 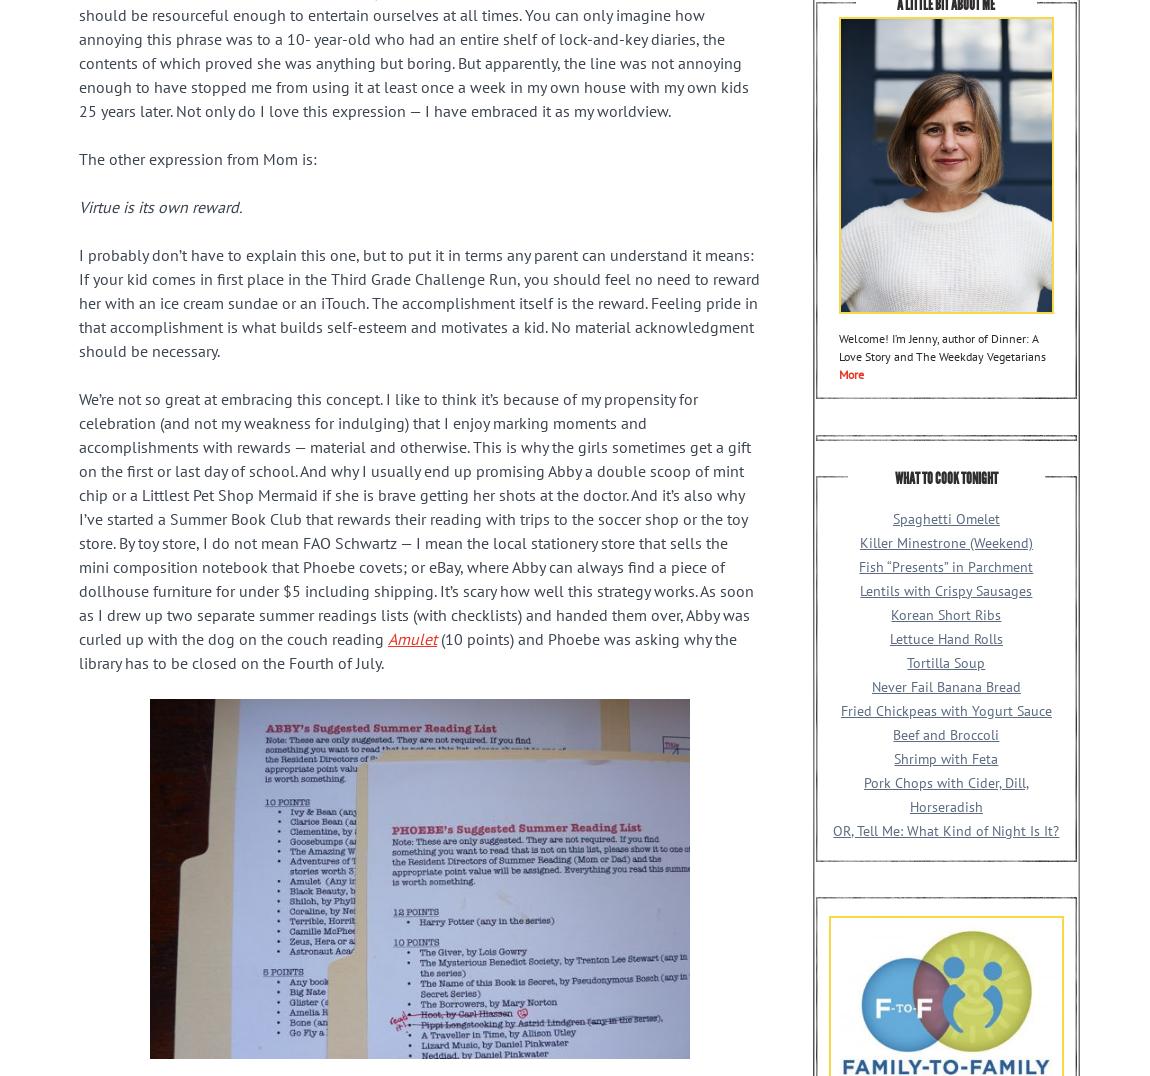 I want to click on 'Tortilla Soup', so click(x=945, y=660).